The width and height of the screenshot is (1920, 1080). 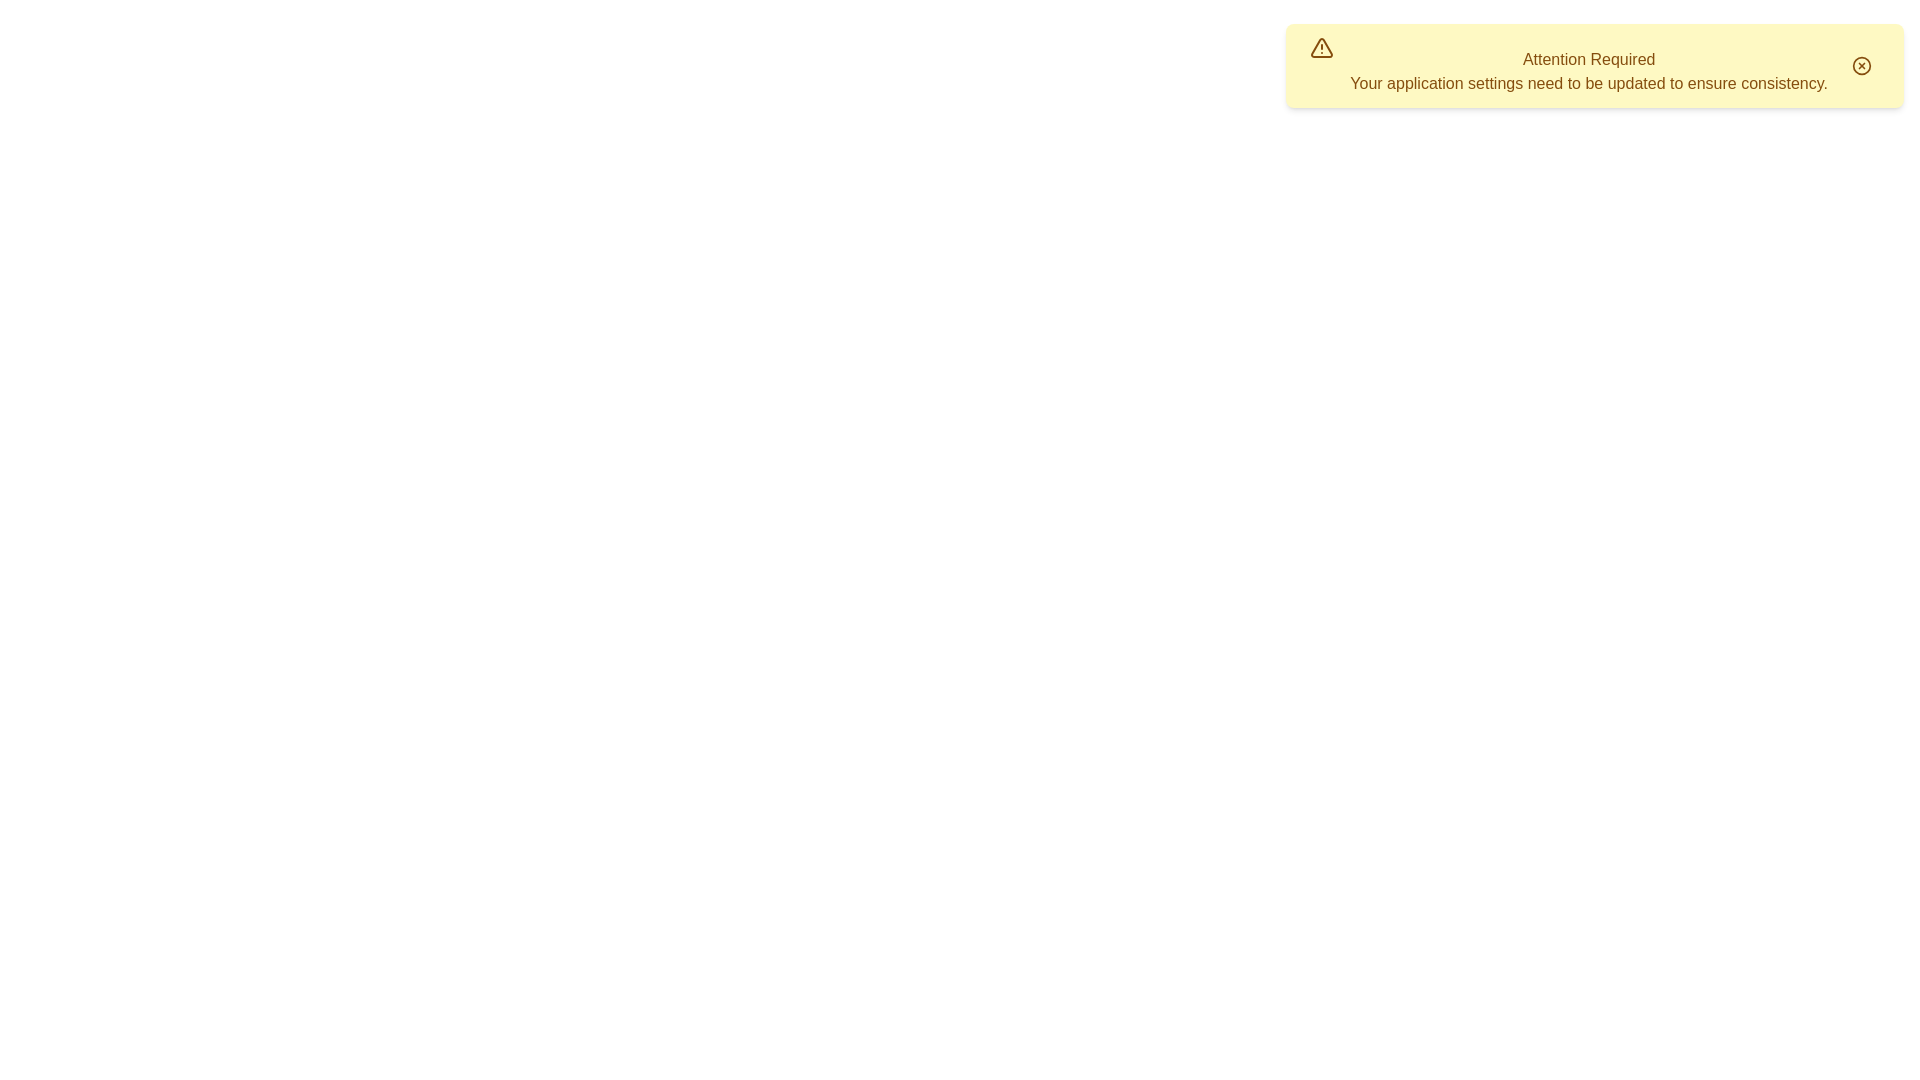 I want to click on the notification box with a yellow background and the title 'Attention Required' to focus on its details, so click(x=1594, y=64).